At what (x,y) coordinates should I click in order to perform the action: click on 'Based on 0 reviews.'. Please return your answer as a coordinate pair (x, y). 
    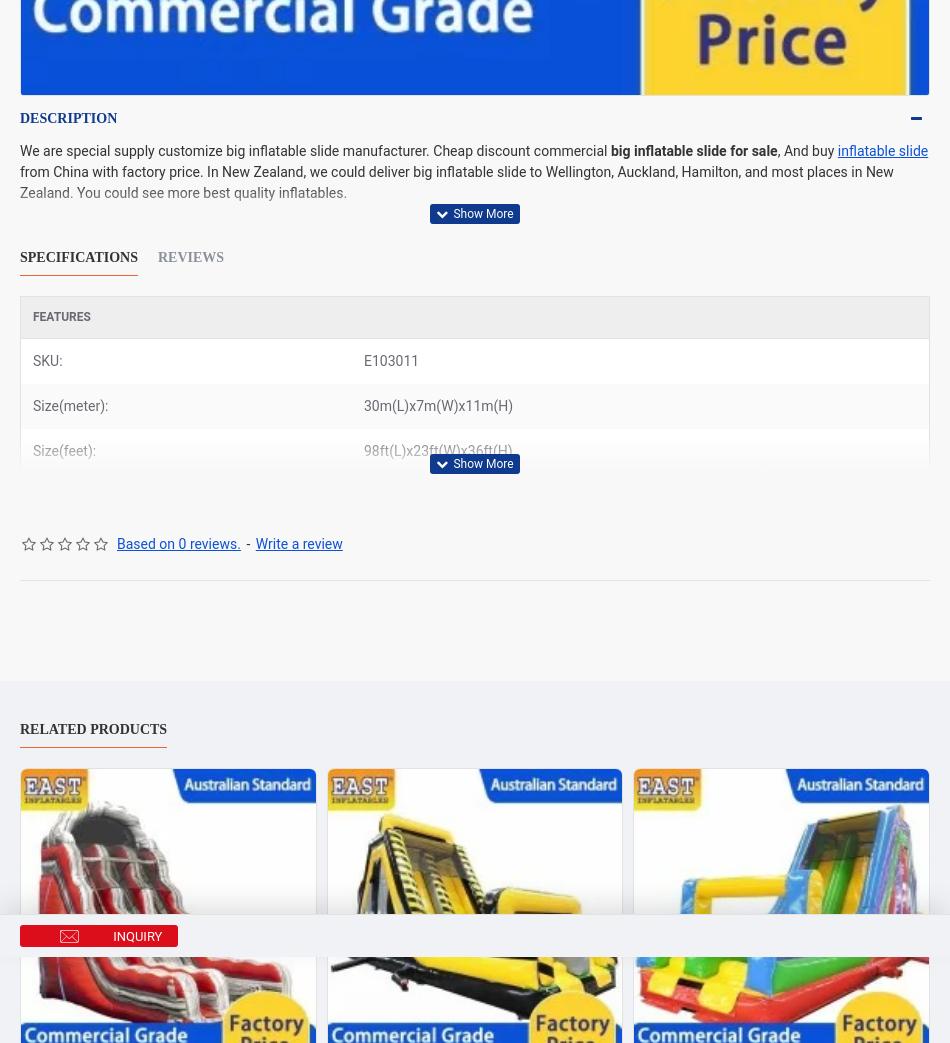
    Looking at the image, I should click on (178, 544).